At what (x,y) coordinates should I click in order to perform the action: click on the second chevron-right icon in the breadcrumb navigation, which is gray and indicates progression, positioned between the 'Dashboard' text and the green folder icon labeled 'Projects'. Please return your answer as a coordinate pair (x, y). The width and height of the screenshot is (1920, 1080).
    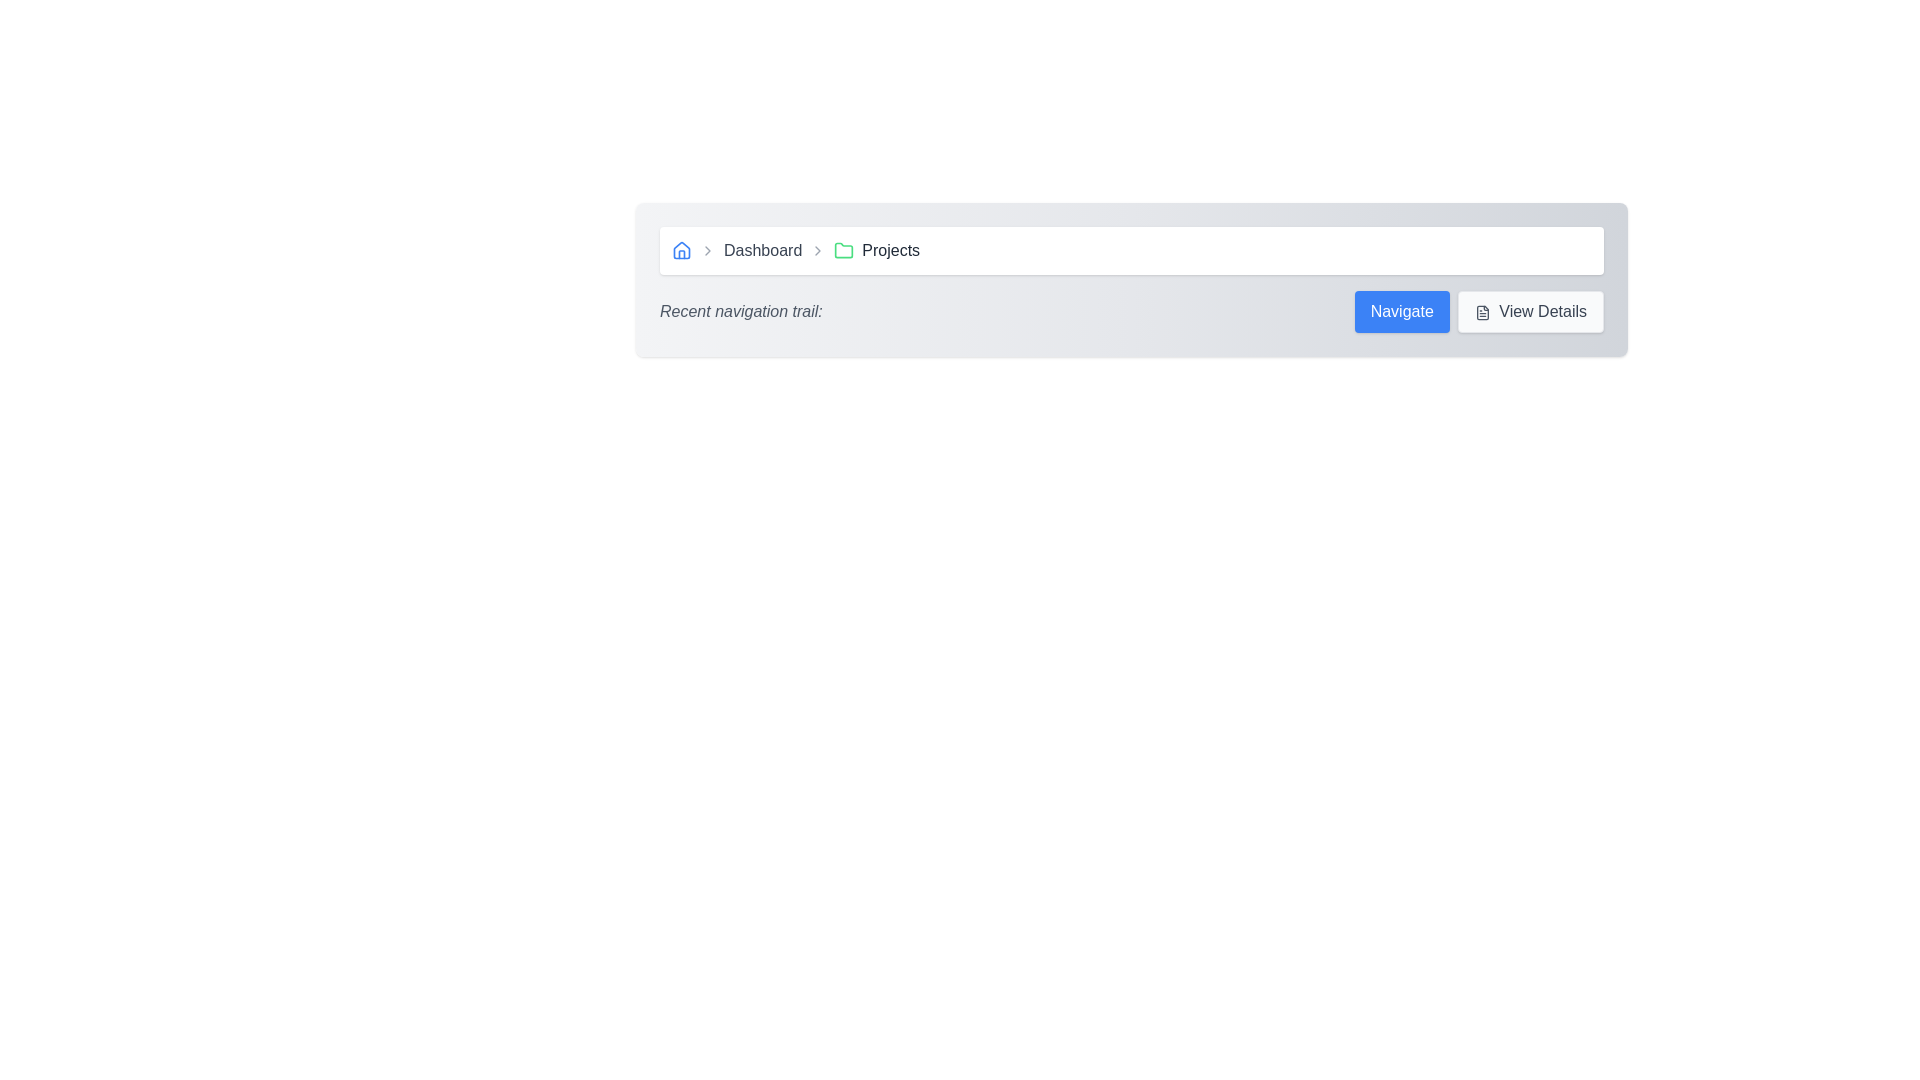
    Looking at the image, I should click on (818, 249).